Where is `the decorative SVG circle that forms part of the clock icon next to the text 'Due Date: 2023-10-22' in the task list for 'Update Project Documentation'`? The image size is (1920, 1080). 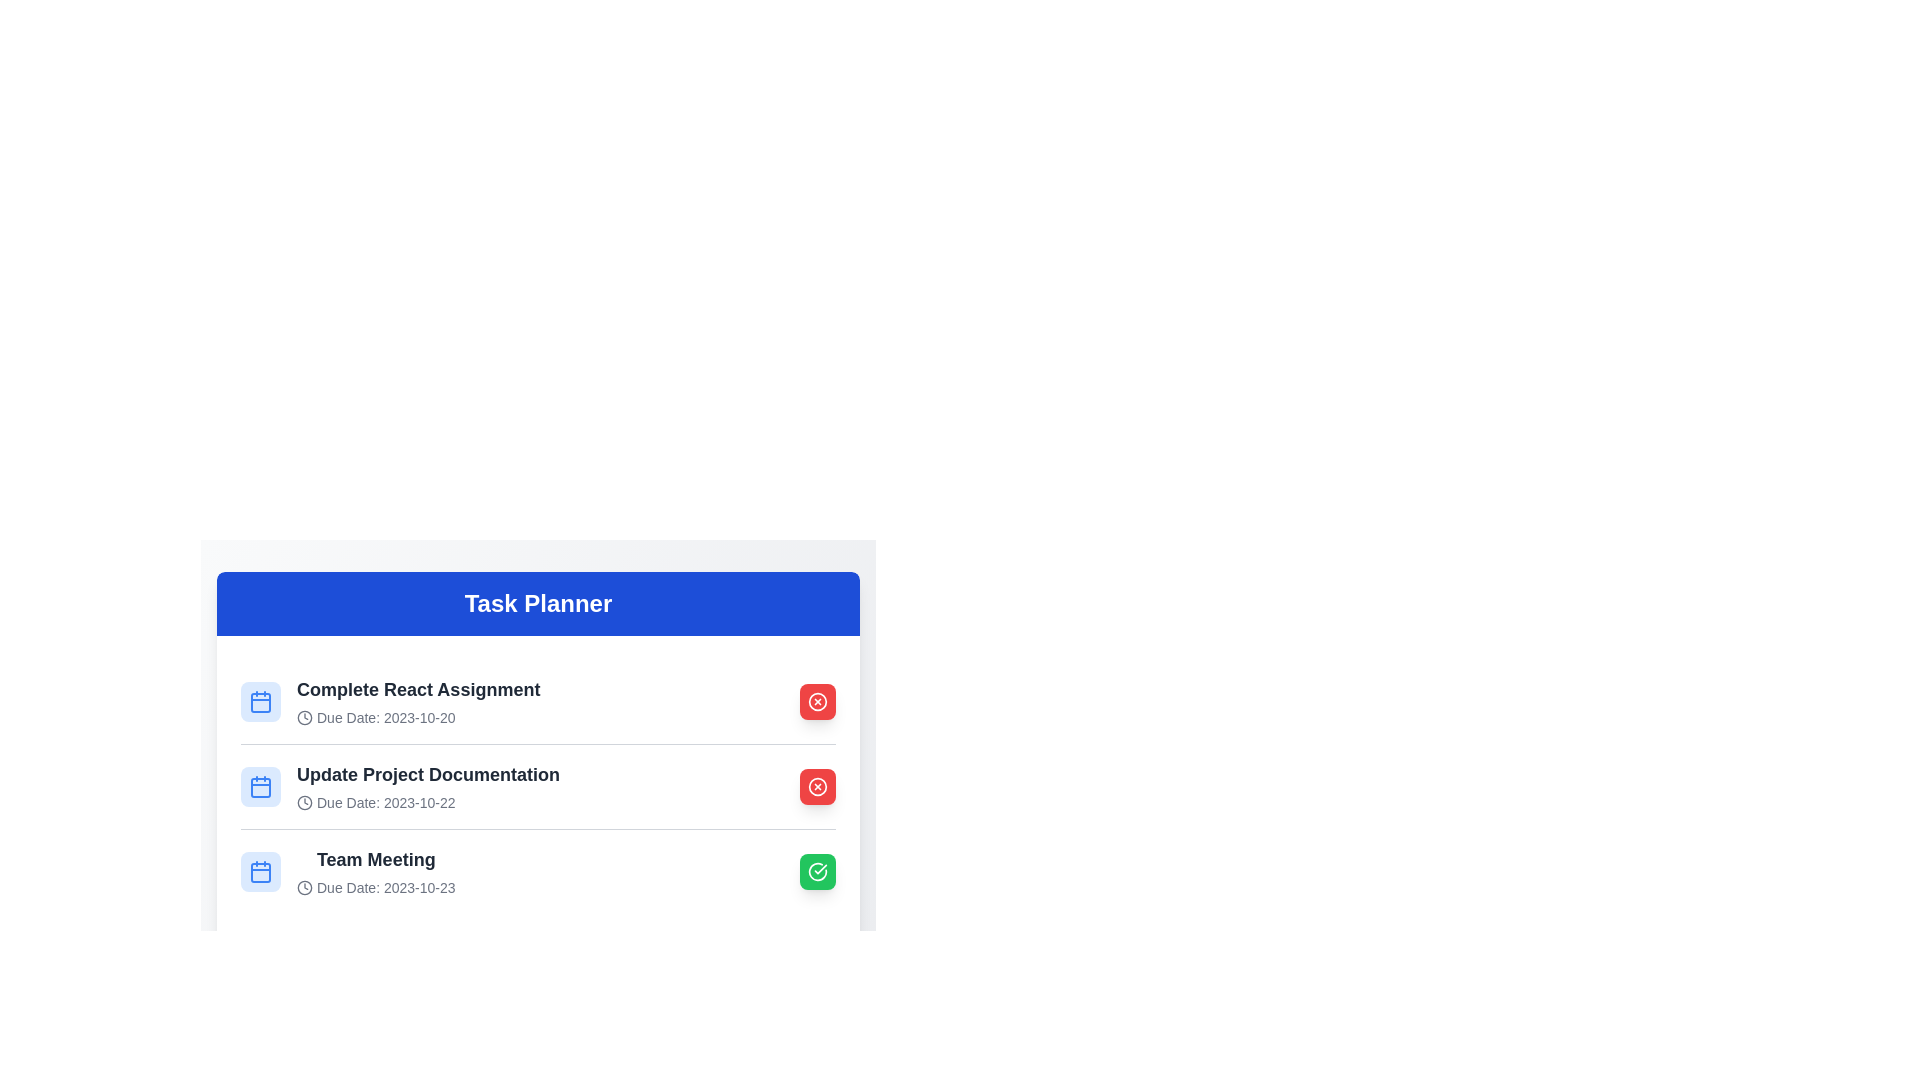 the decorative SVG circle that forms part of the clock icon next to the text 'Due Date: 2023-10-22' in the task list for 'Update Project Documentation' is located at coordinates (304, 801).